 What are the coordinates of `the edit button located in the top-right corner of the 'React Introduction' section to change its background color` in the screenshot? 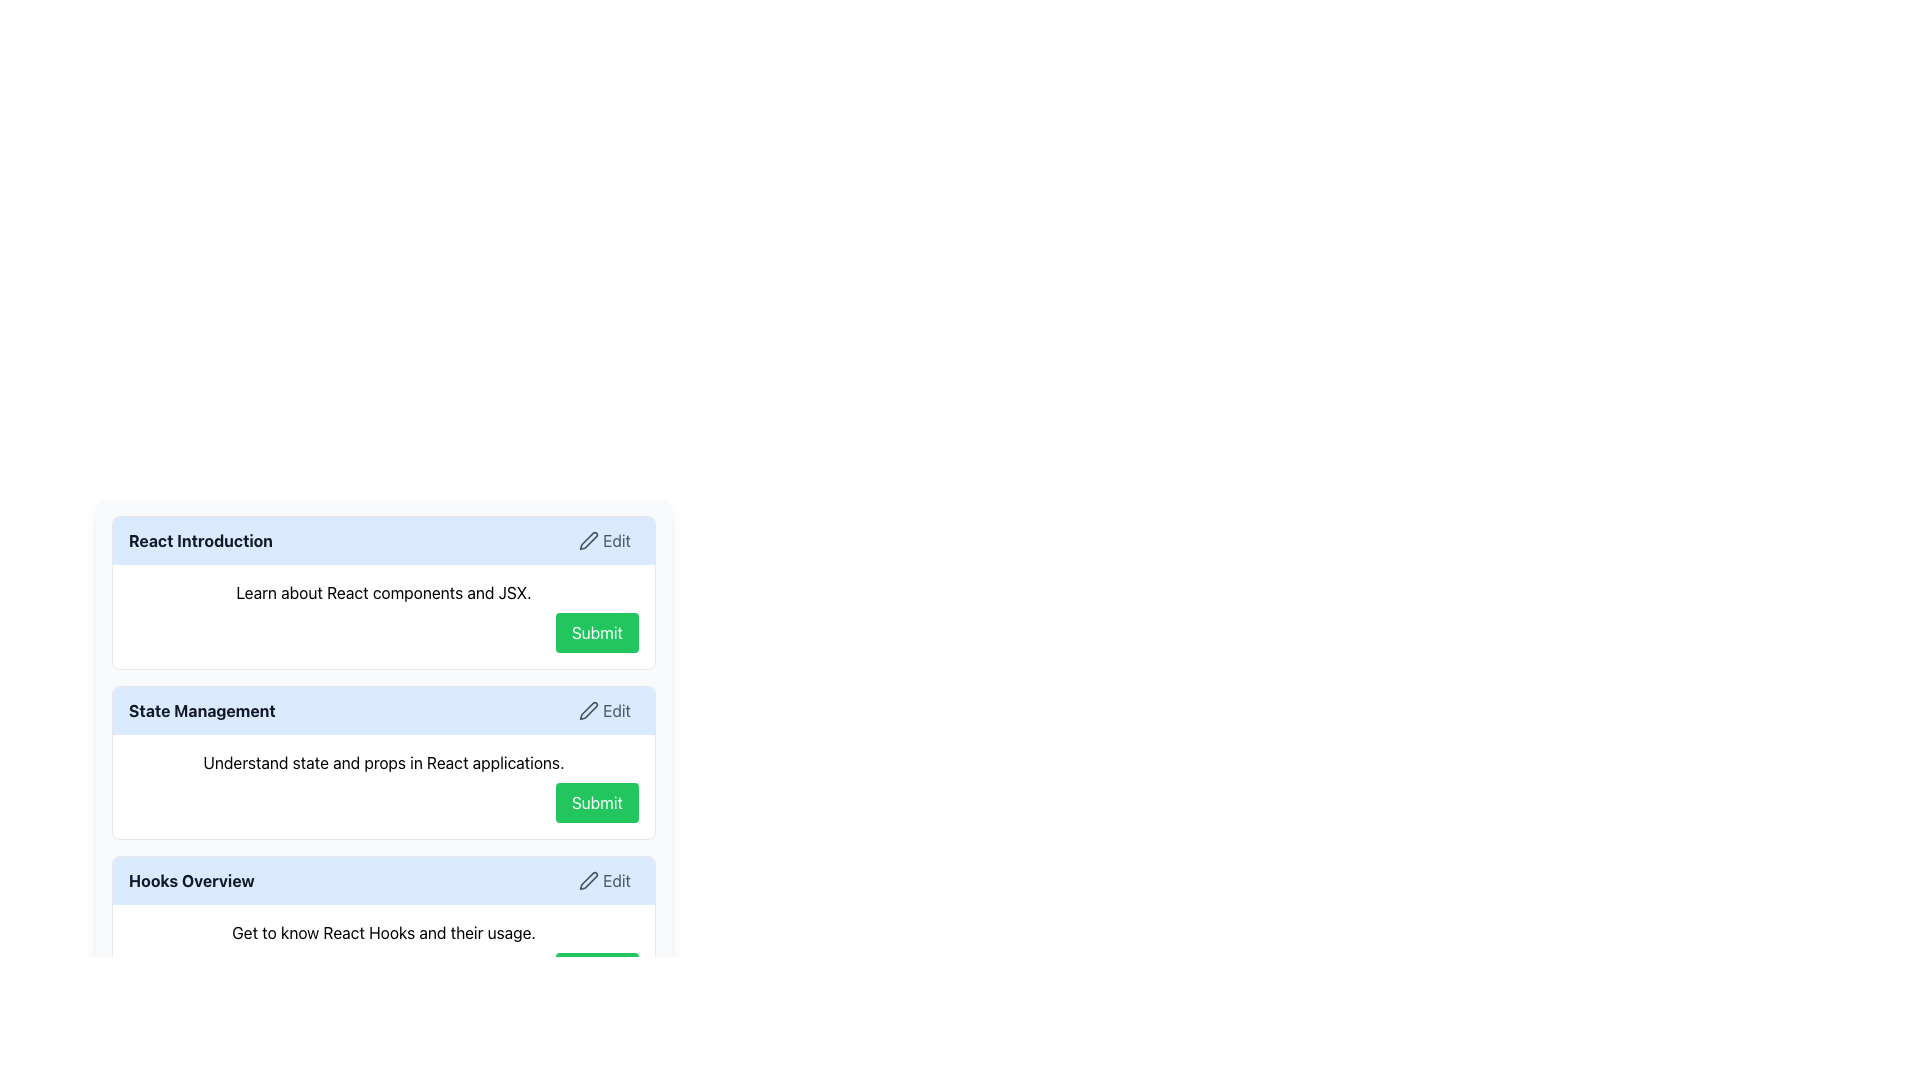 It's located at (603, 540).